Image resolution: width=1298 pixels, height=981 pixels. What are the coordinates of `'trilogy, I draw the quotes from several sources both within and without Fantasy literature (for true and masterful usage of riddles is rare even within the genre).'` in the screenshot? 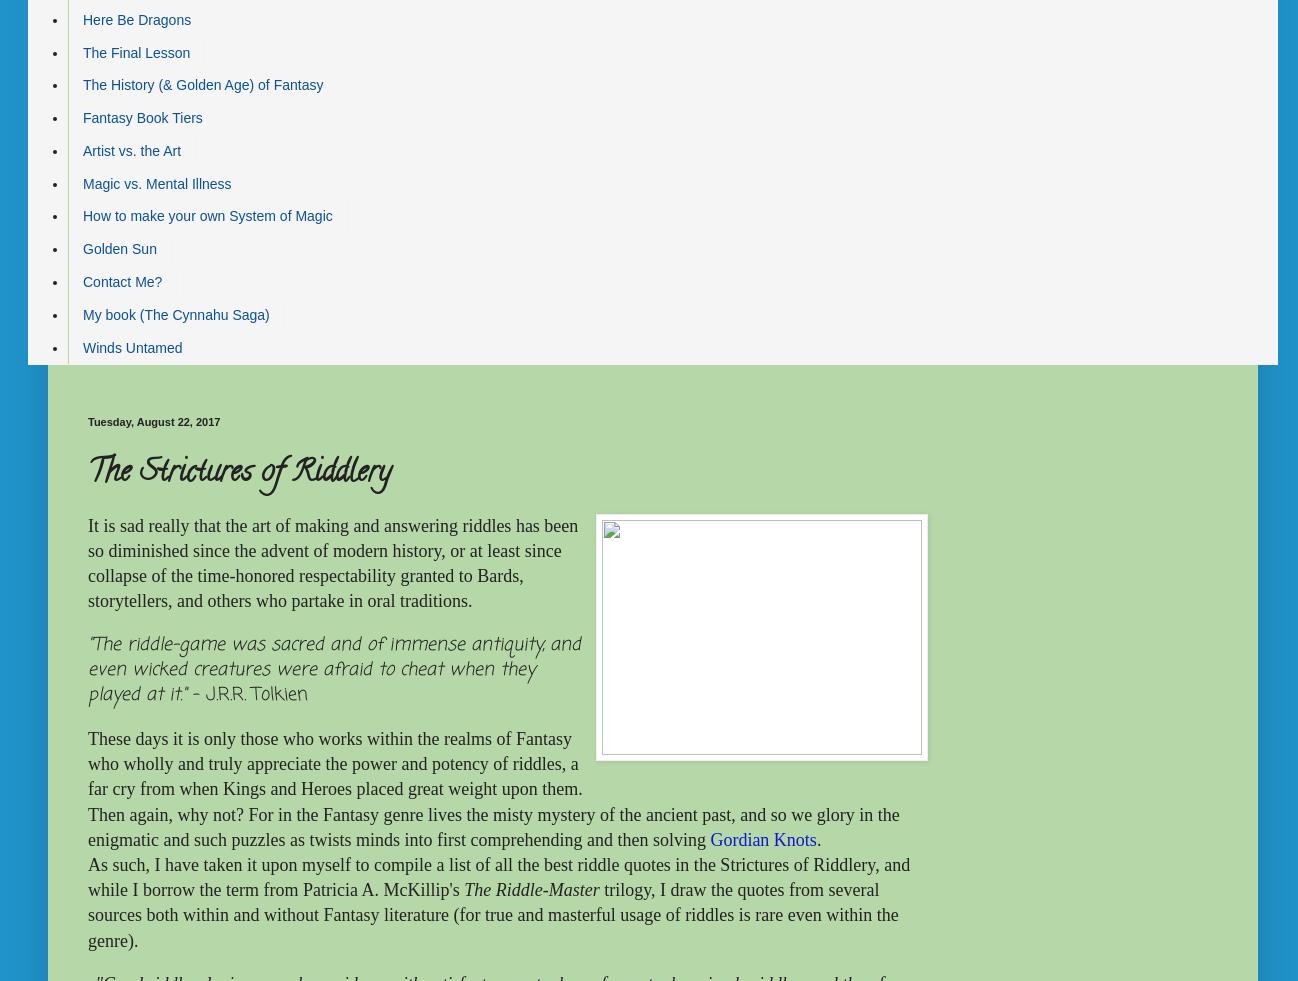 It's located at (88, 914).